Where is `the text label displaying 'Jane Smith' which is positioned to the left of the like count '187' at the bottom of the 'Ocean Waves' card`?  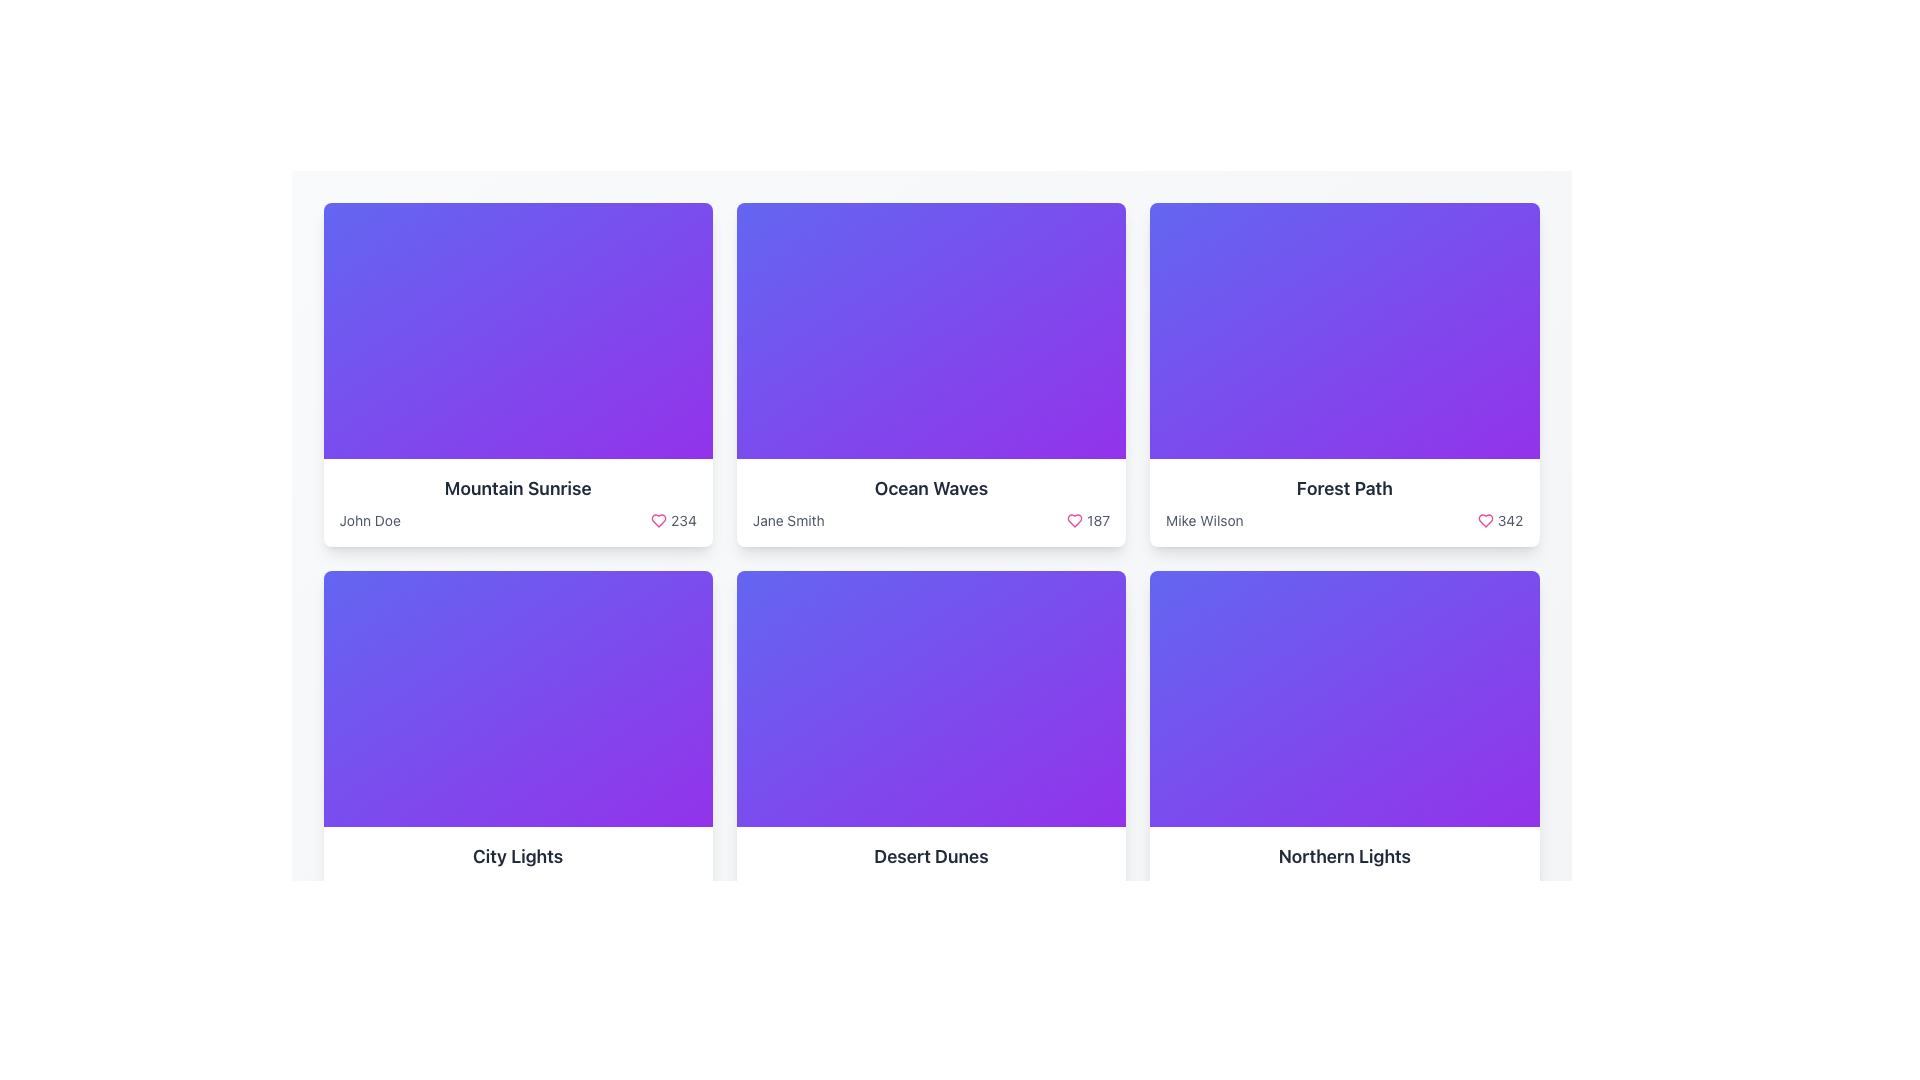
the text label displaying 'Jane Smith' which is positioned to the left of the like count '187' at the bottom of the 'Ocean Waves' card is located at coordinates (787, 519).